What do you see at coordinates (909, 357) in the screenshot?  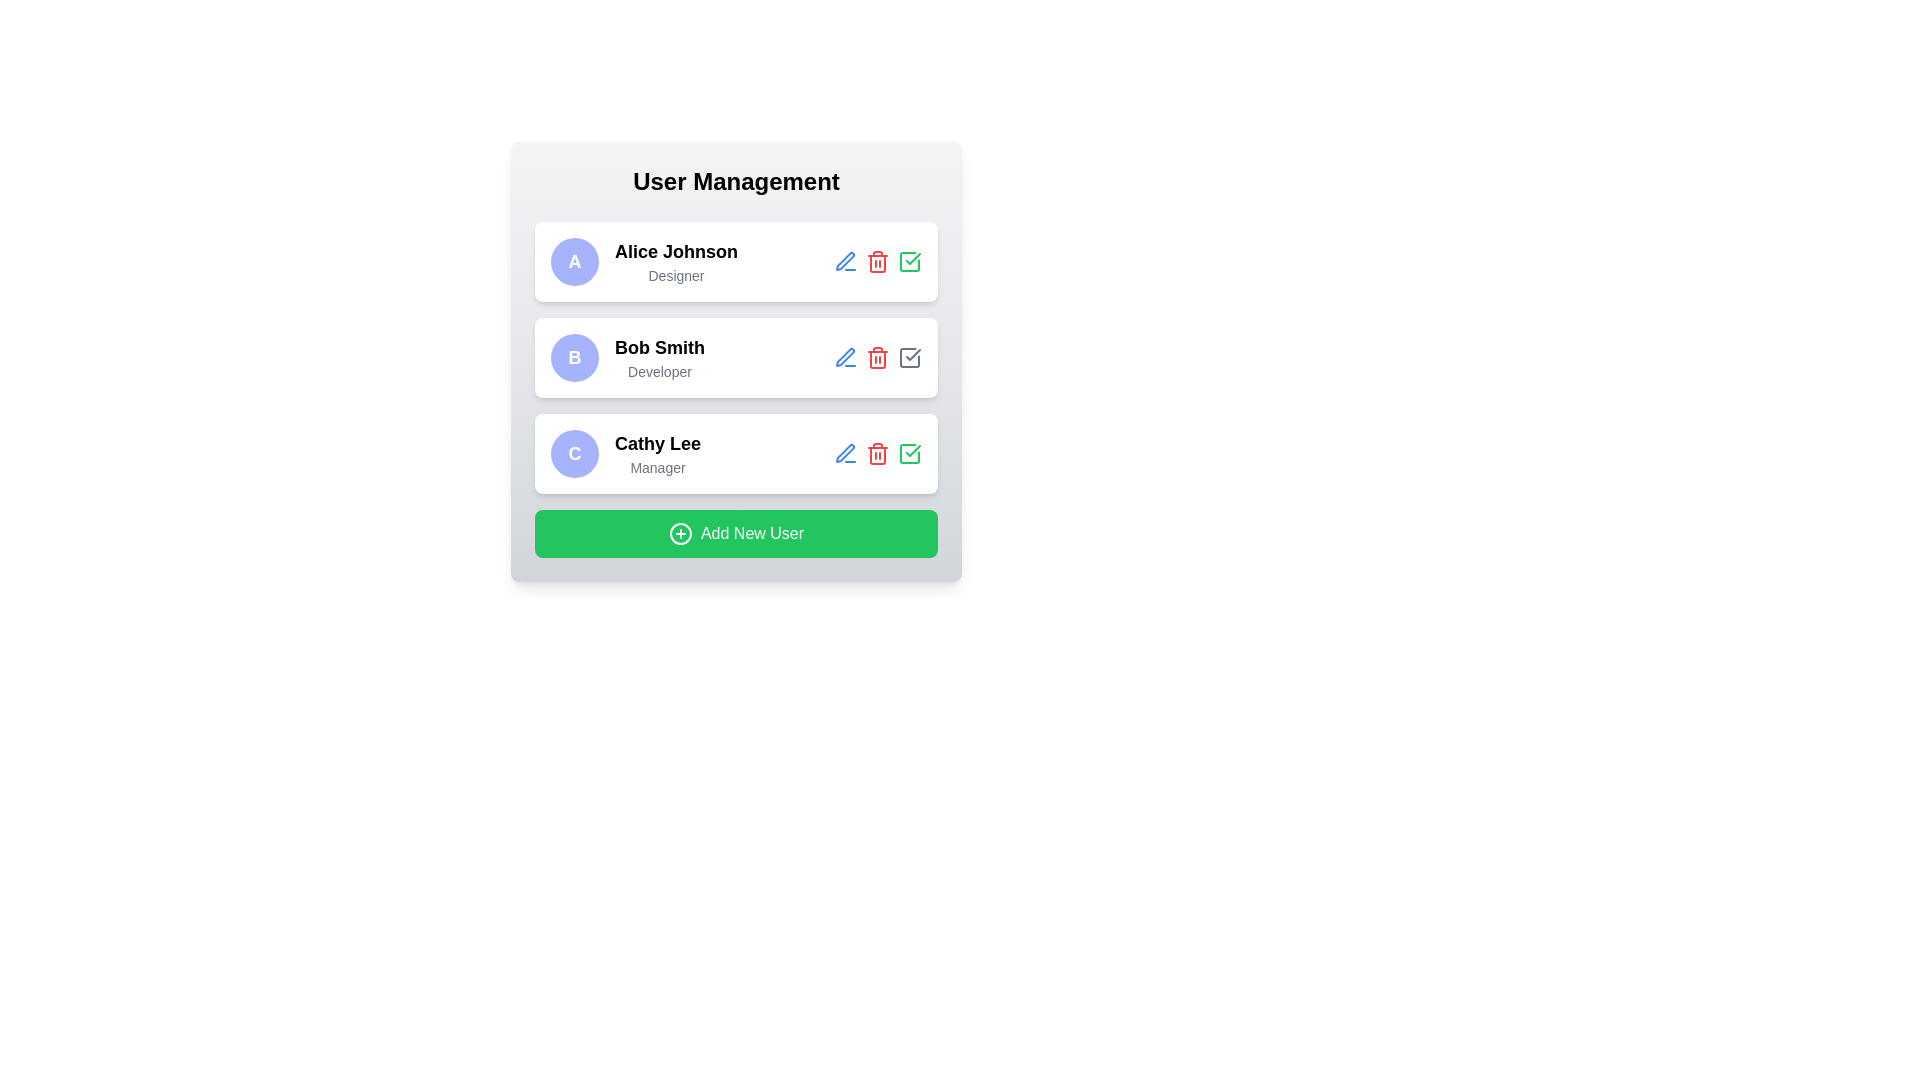 I see `the checkbox-like icon with a check mark inside it located at the far-right side of the row for 'Bob Smith, Developer' in the 'User Management' table to approve` at bounding box center [909, 357].